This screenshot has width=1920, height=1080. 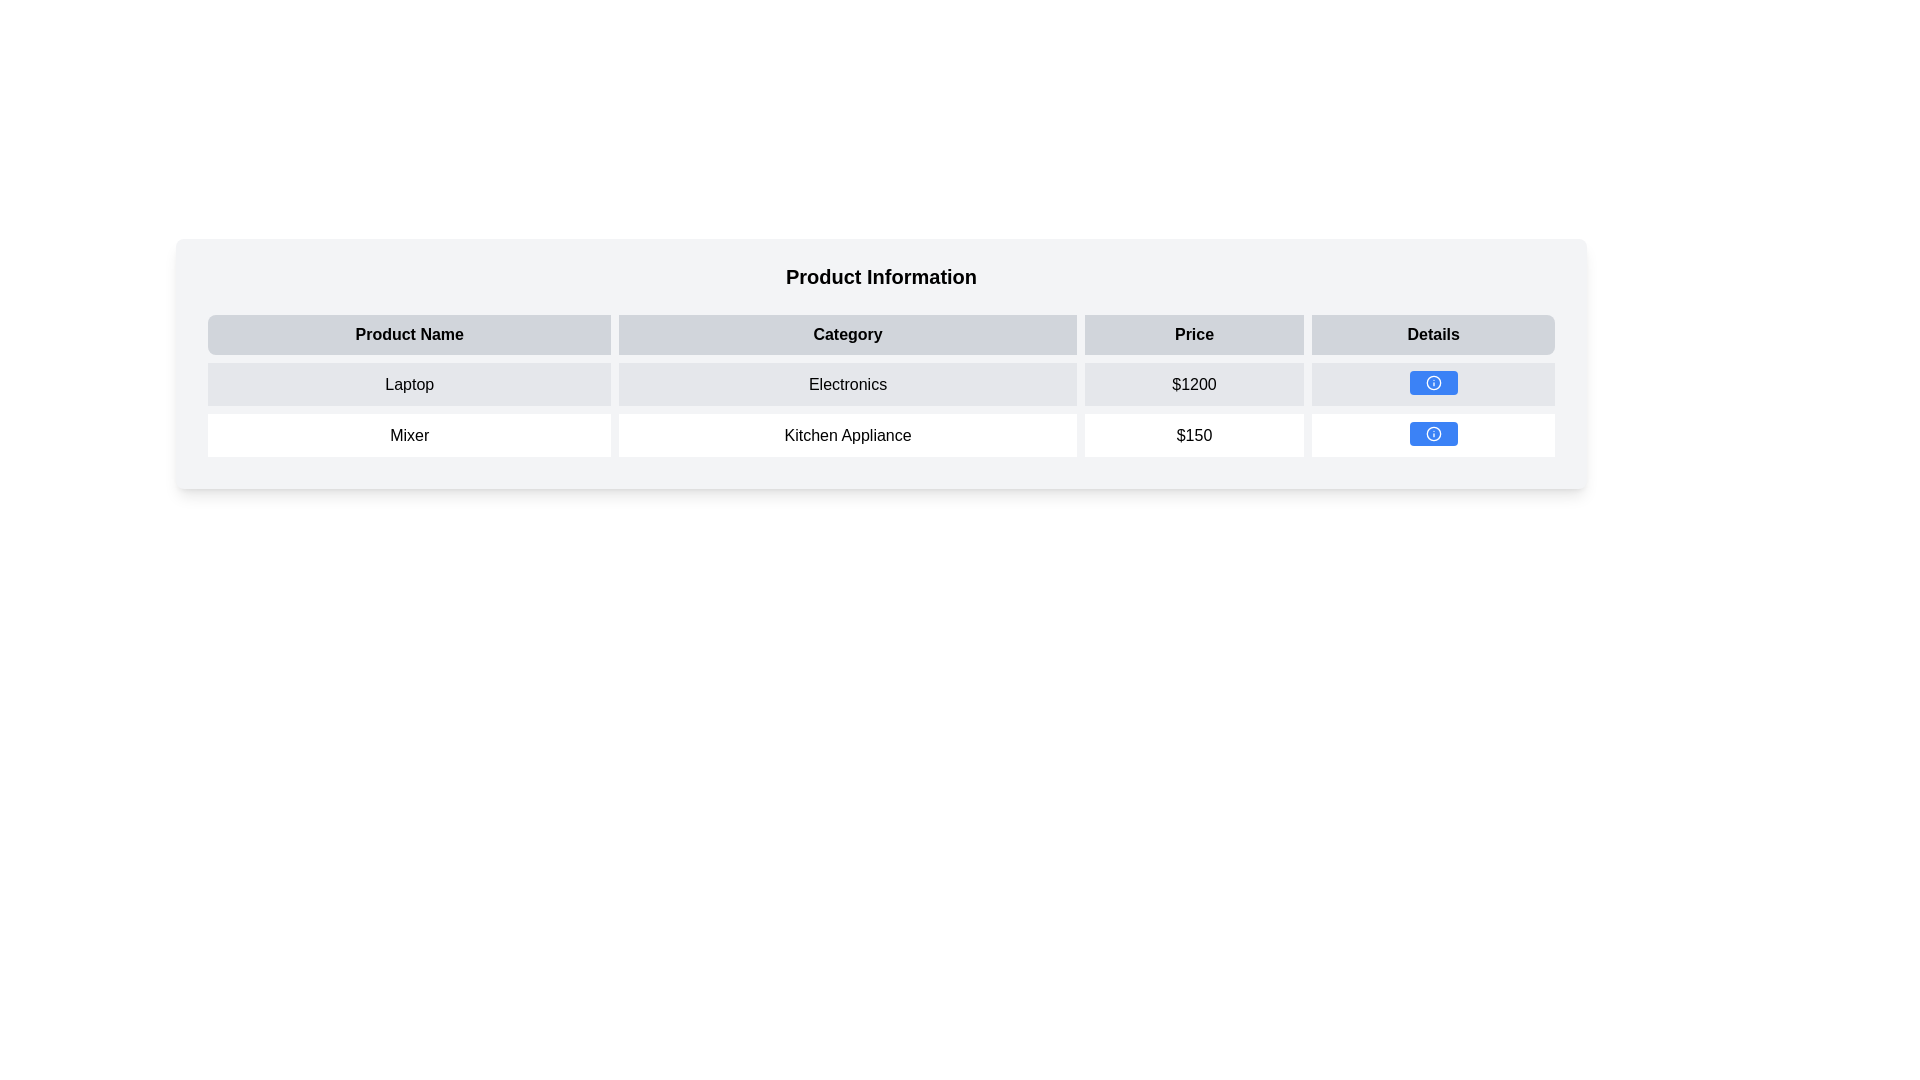 What do you see at coordinates (1194, 334) in the screenshot?
I see `the 'Price' column header` at bounding box center [1194, 334].